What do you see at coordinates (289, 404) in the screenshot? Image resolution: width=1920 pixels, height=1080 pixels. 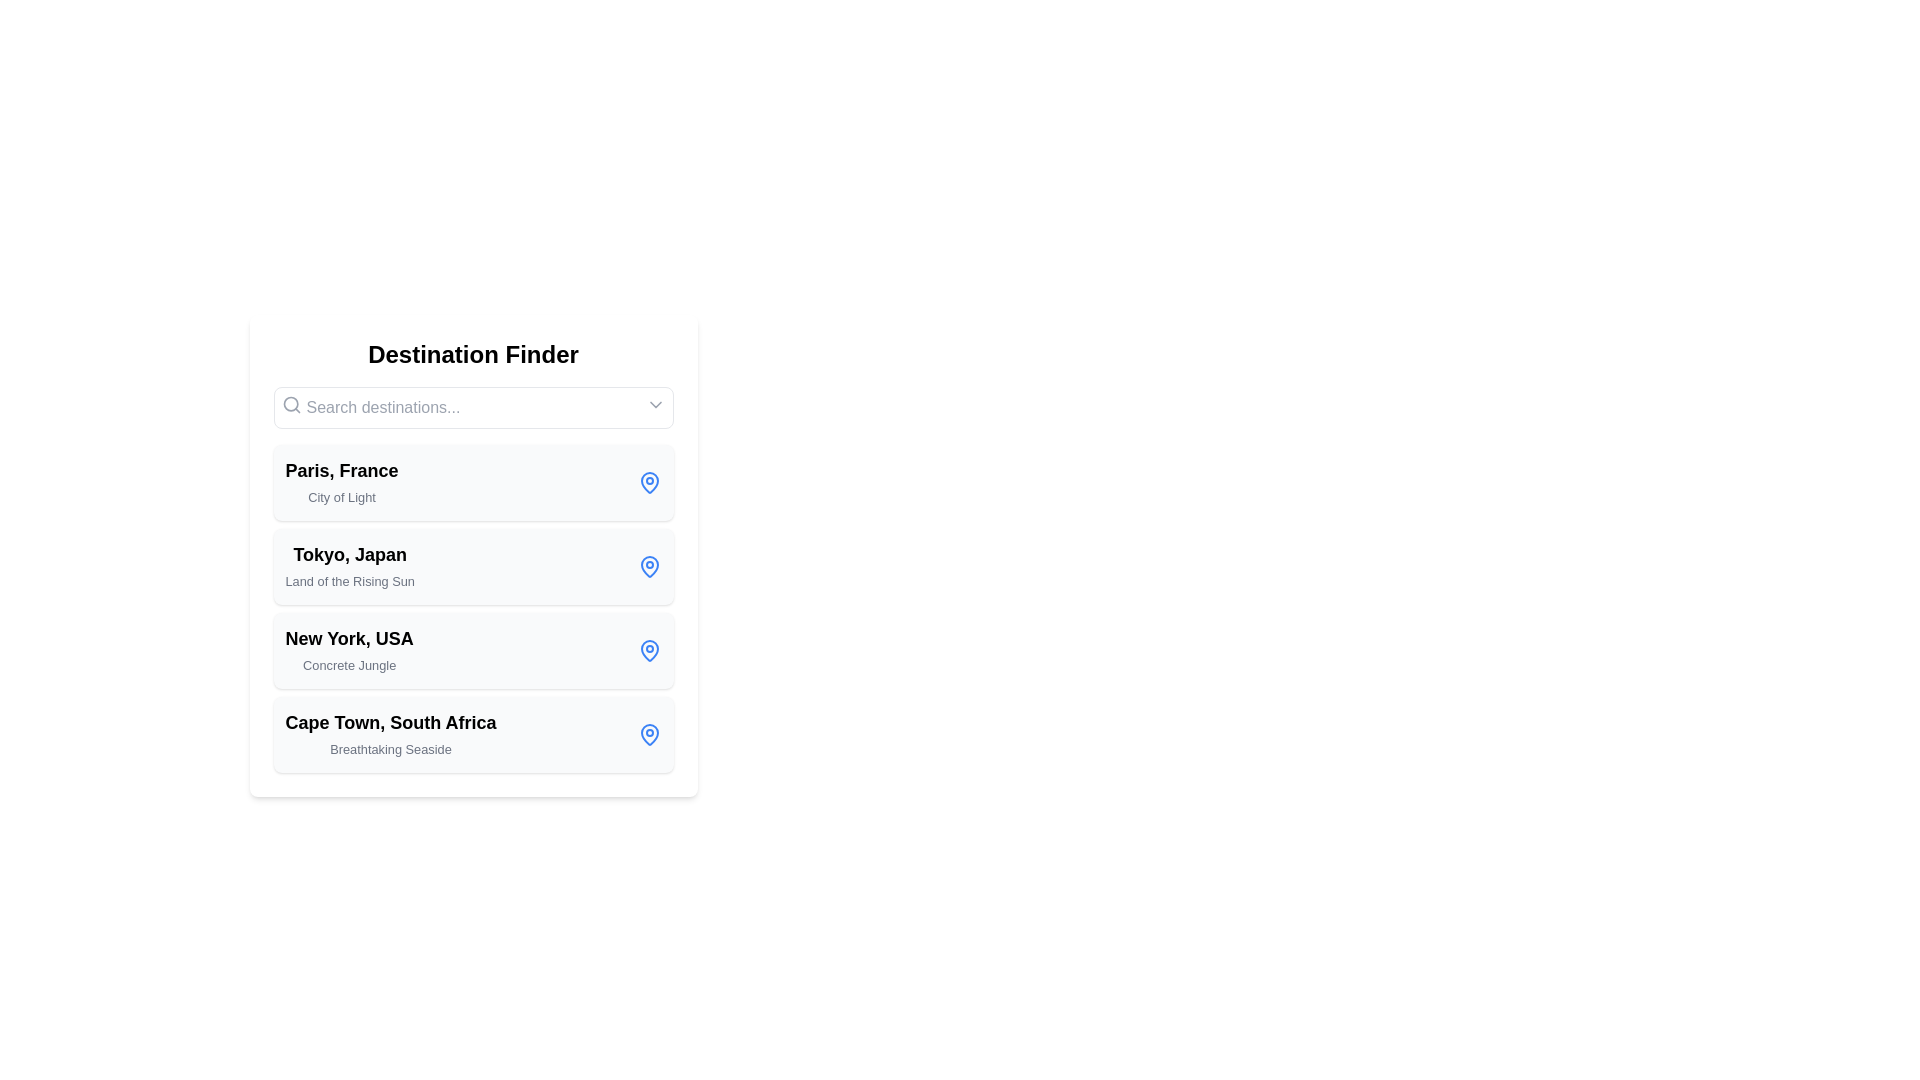 I see `the circular lens of the magnifying glass icon, which is part of the search bar labeled 'Search destinations...'` at bounding box center [289, 404].